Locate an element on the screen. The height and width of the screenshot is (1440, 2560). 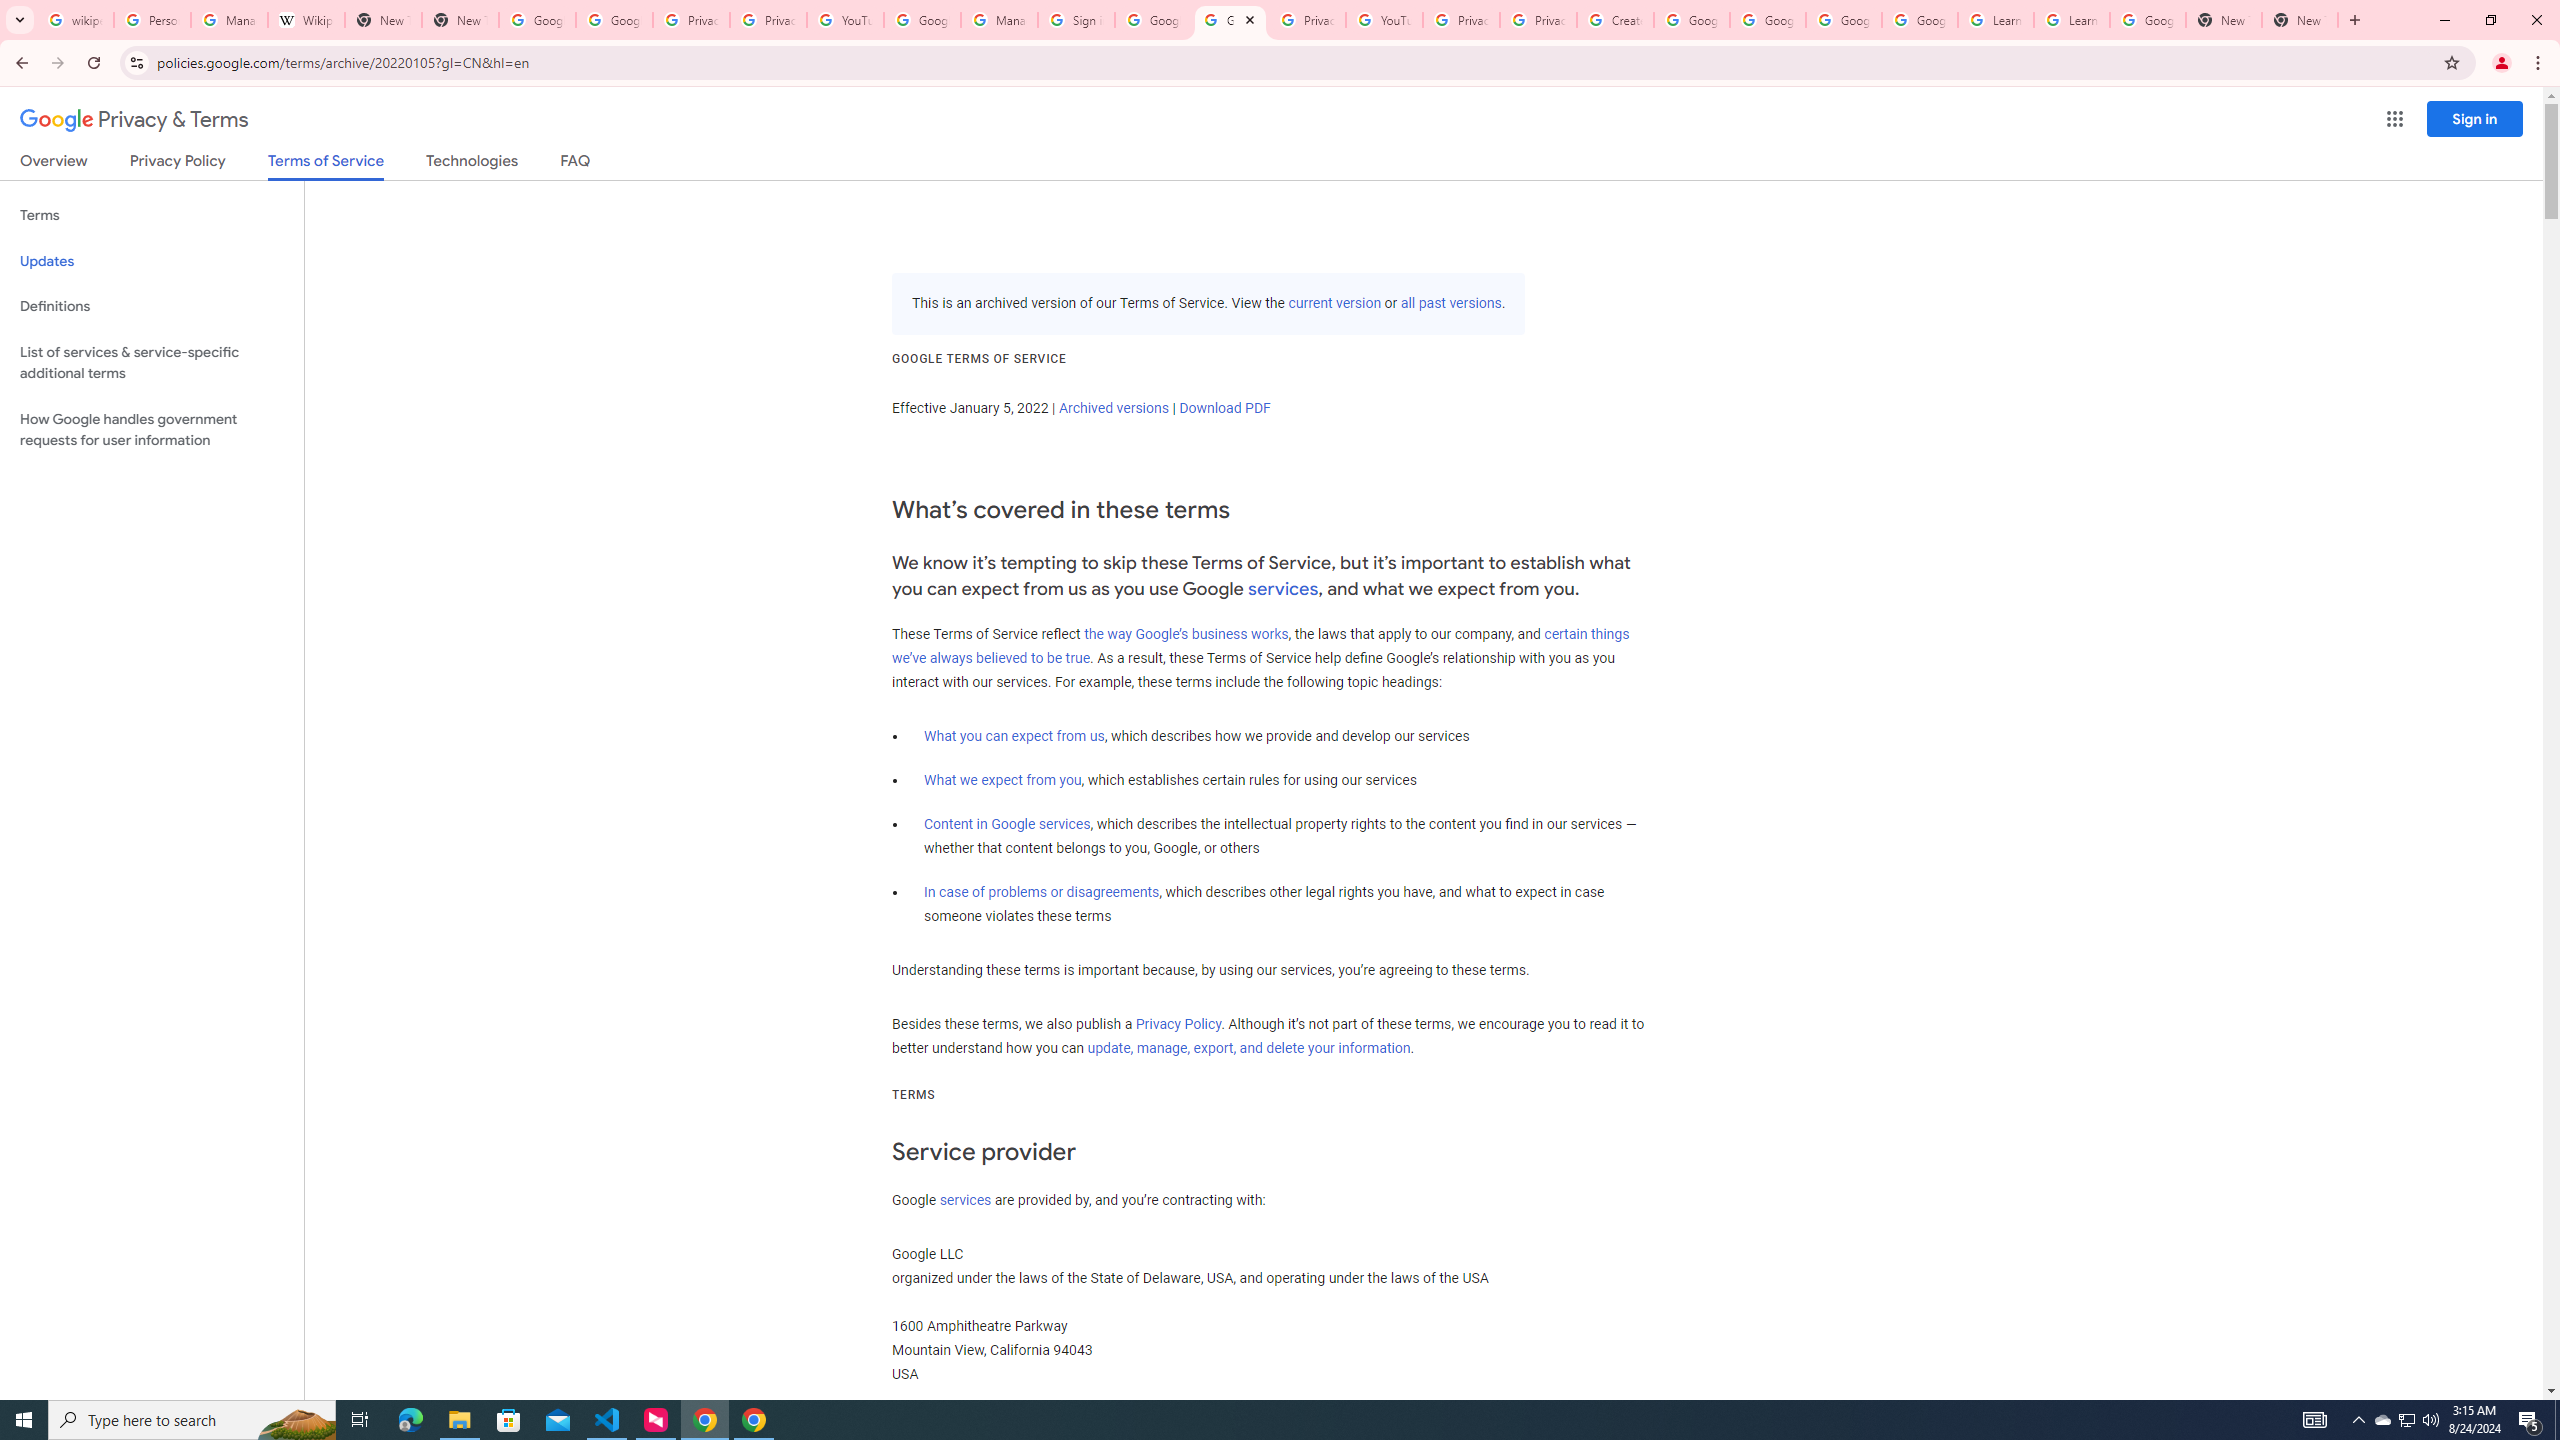
'Google Account' is located at coordinates (2147, 19).